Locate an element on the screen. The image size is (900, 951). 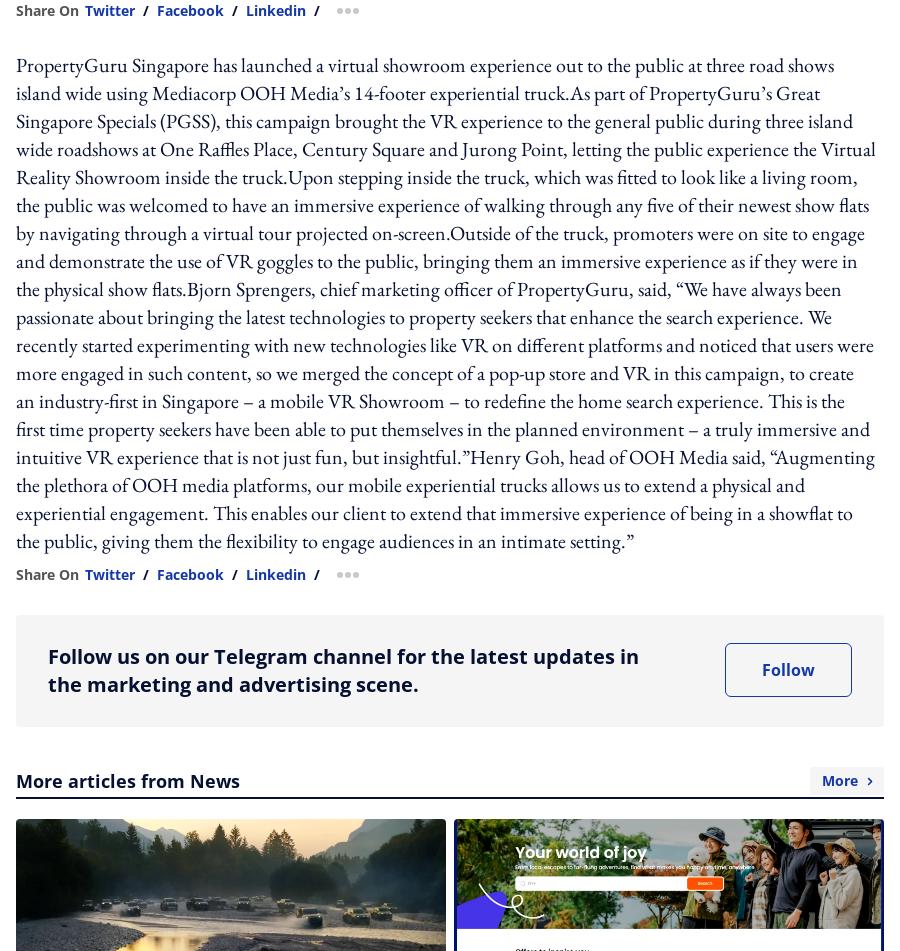
'PR awards' is located at coordinates (320, 256).